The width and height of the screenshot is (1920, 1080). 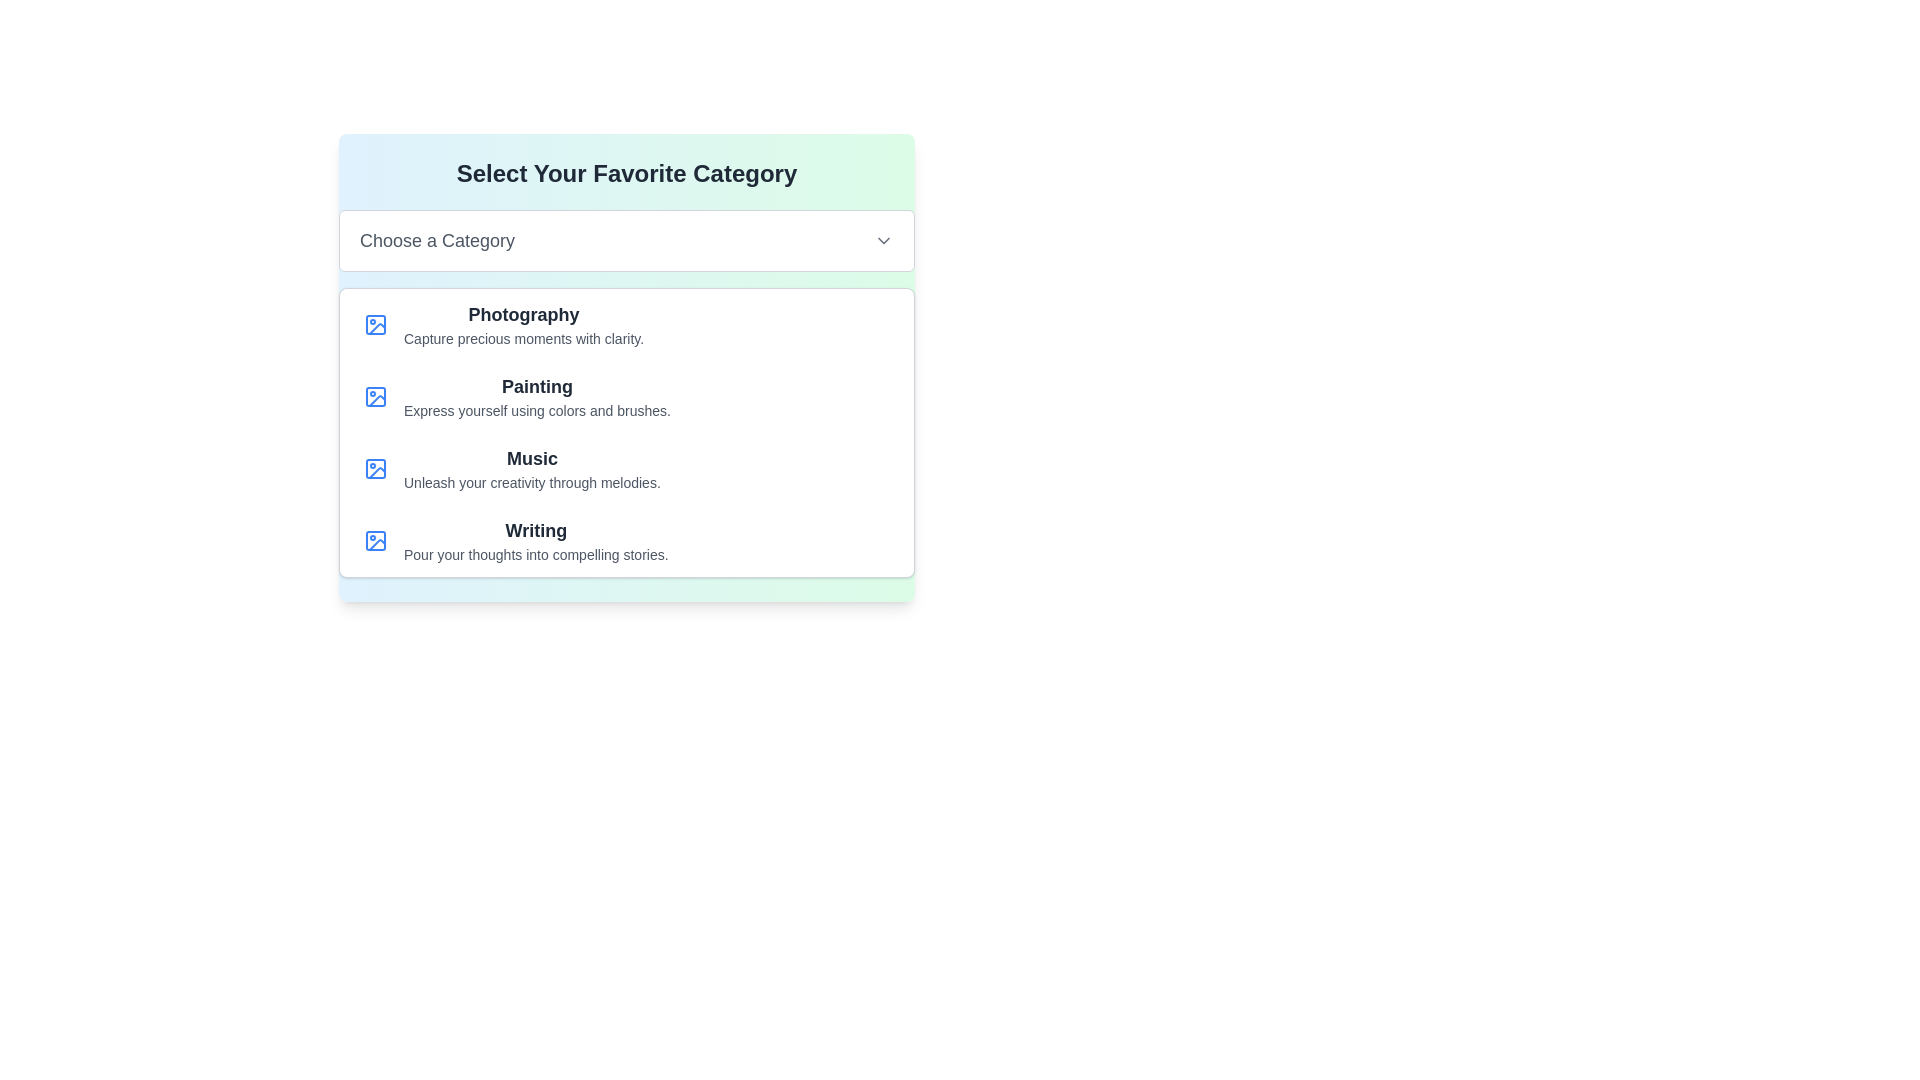 I want to click on to select the 'Writing' category, which is identified by the bold title 'Writing' in dark gray and is the last item in a vertical list of categories, so click(x=536, y=540).